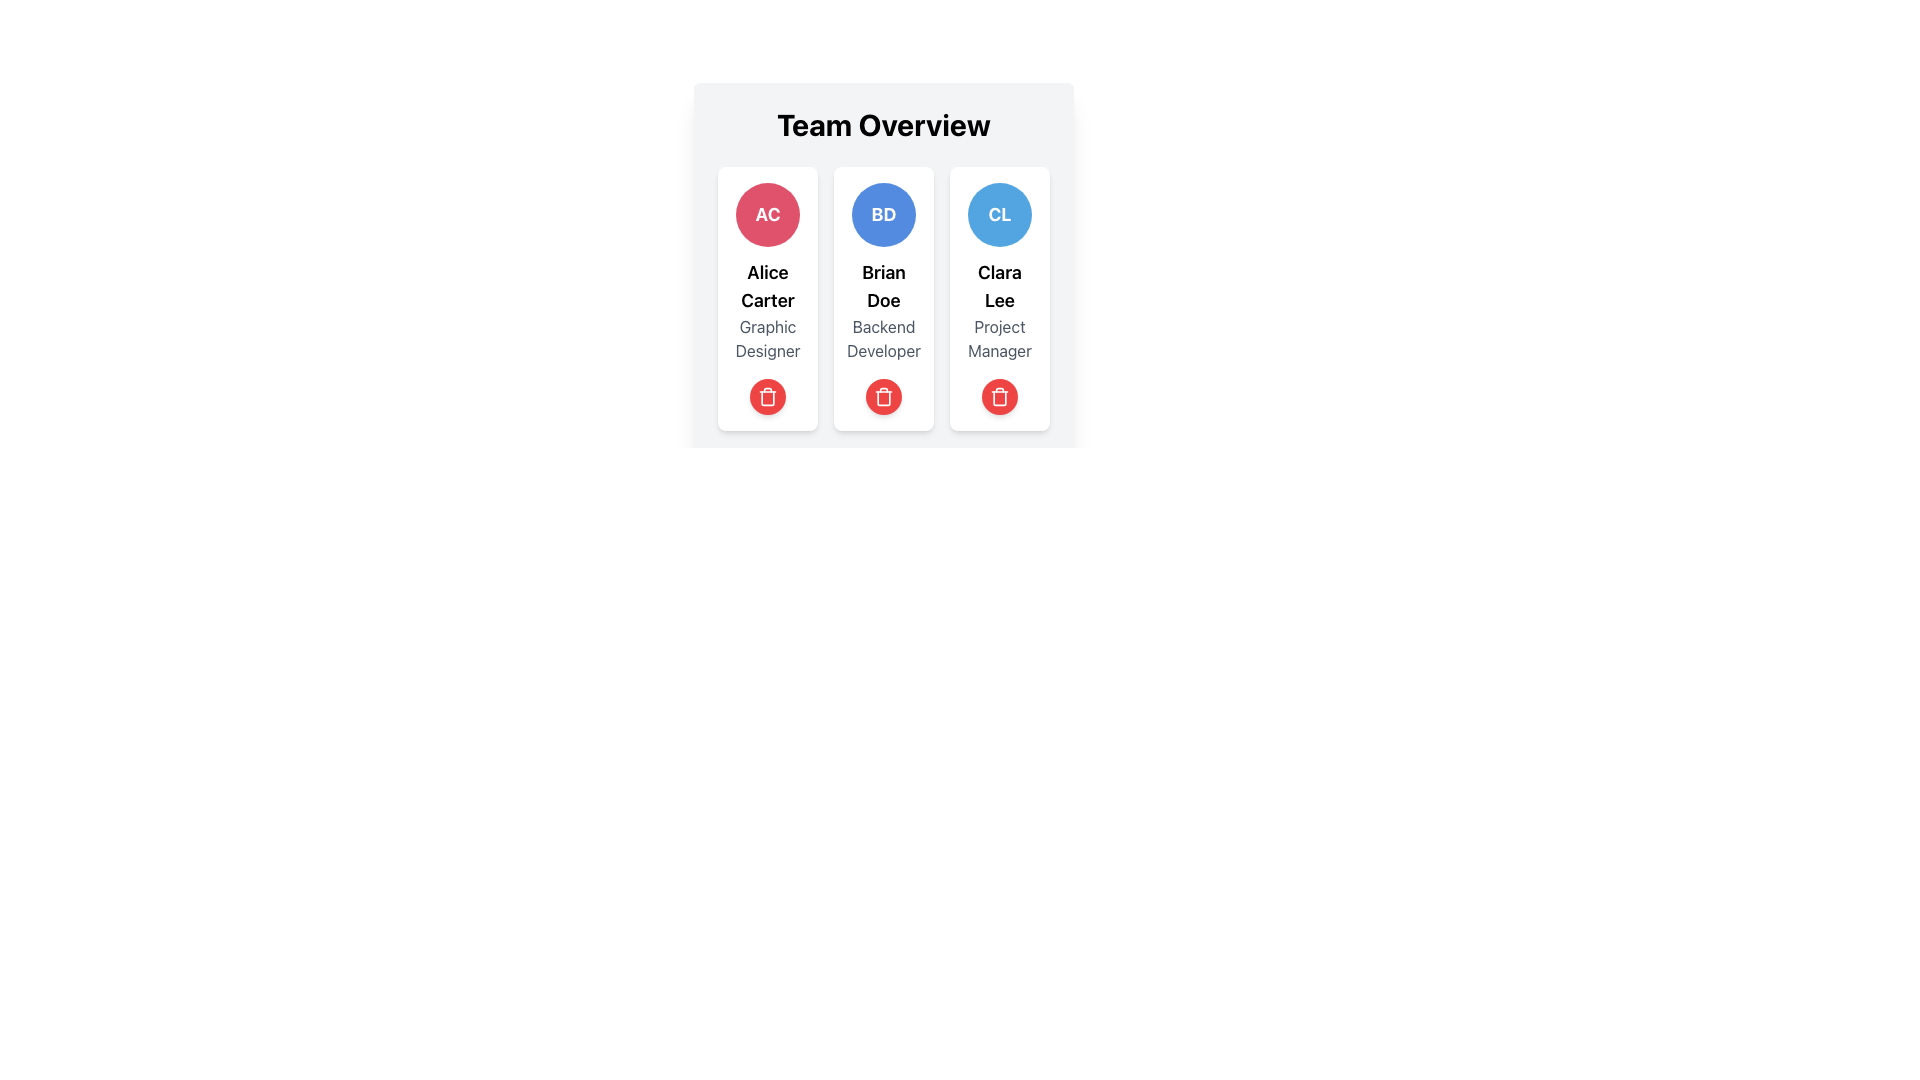 The width and height of the screenshot is (1920, 1080). What do you see at coordinates (999, 397) in the screenshot?
I see `the delete button located at the bottom of the Clara Lee profile card in the Team Overview section` at bounding box center [999, 397].